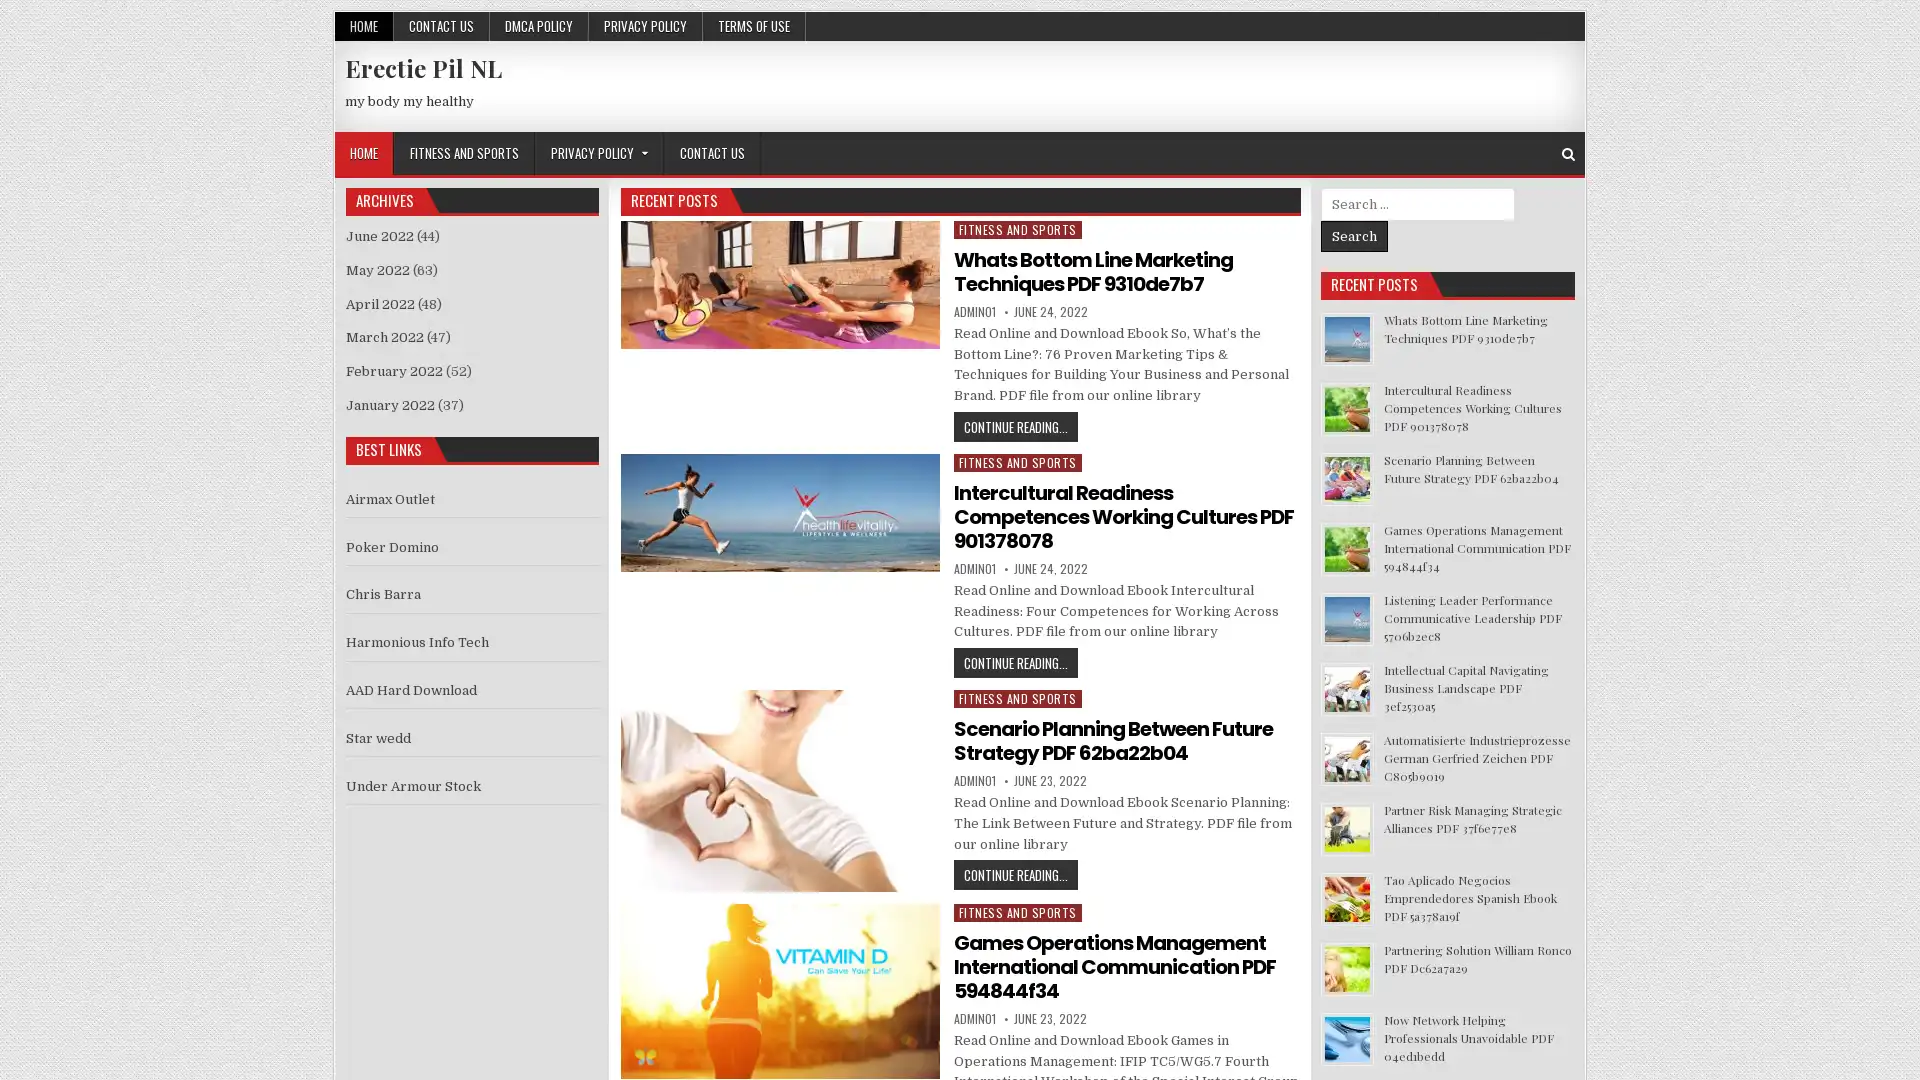  What do you see at coordinates (1354, 235) in the screenshot?
I see `Search` at bounding box center [1354, 235].